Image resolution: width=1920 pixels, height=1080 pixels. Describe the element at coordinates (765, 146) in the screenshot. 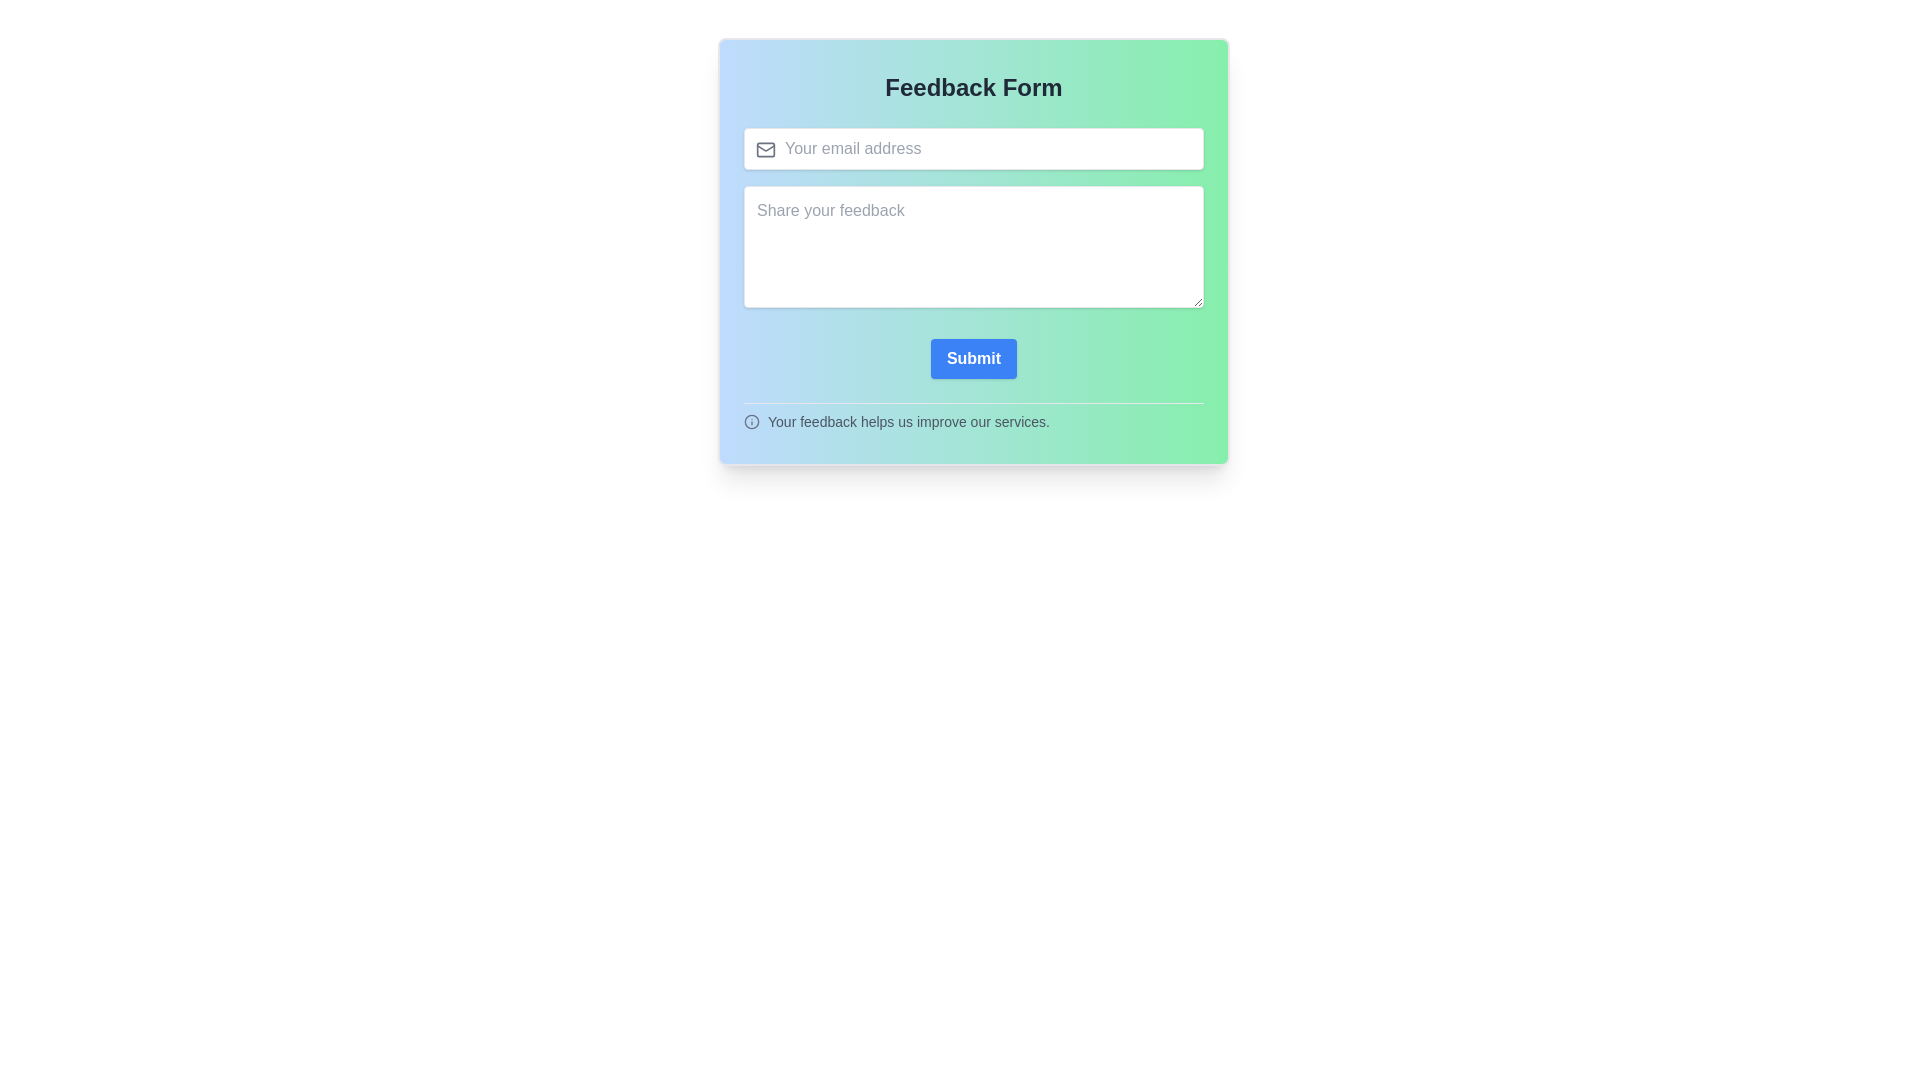

I see `the envelope icon SVG graphic located in the upper-left corner of the email input field in the Feedback Form interface` at that location.